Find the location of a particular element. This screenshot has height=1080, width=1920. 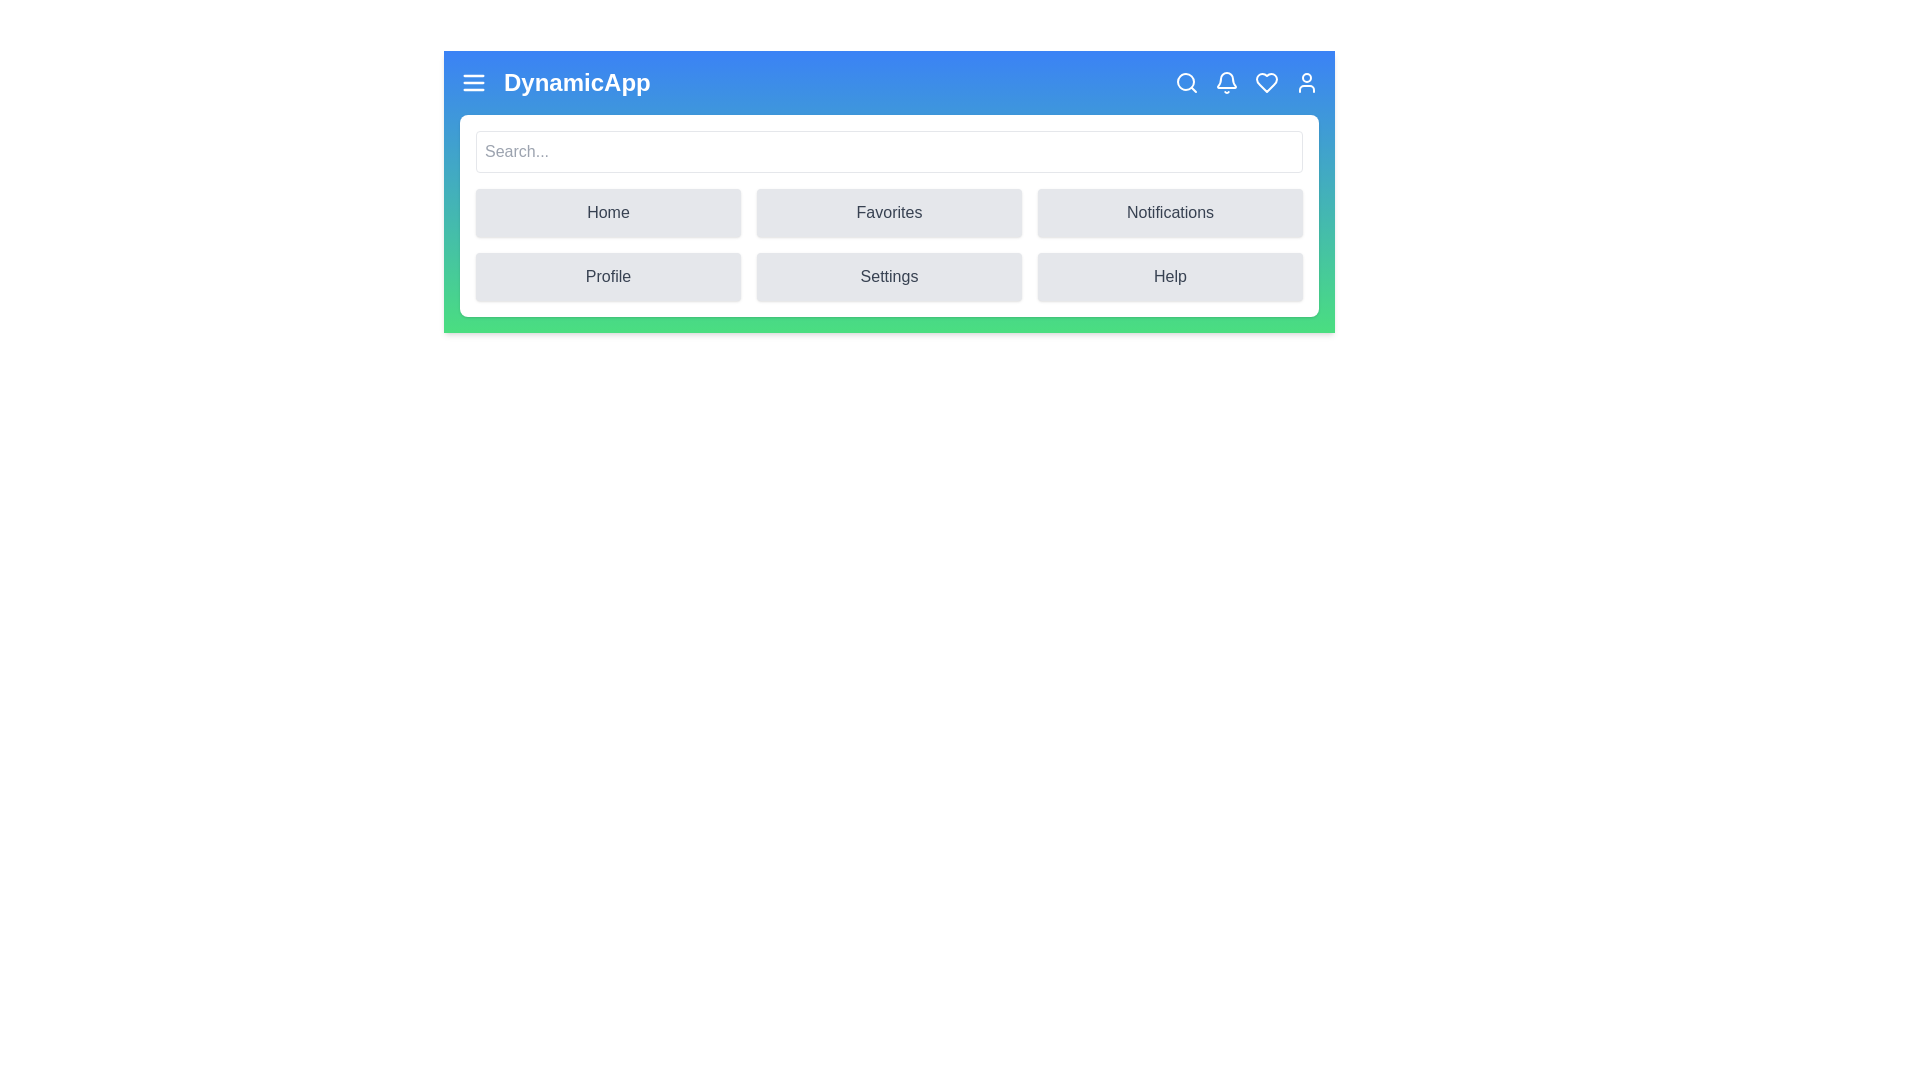

the 'Help' button in the menu is located at coordinates (1170, 277).